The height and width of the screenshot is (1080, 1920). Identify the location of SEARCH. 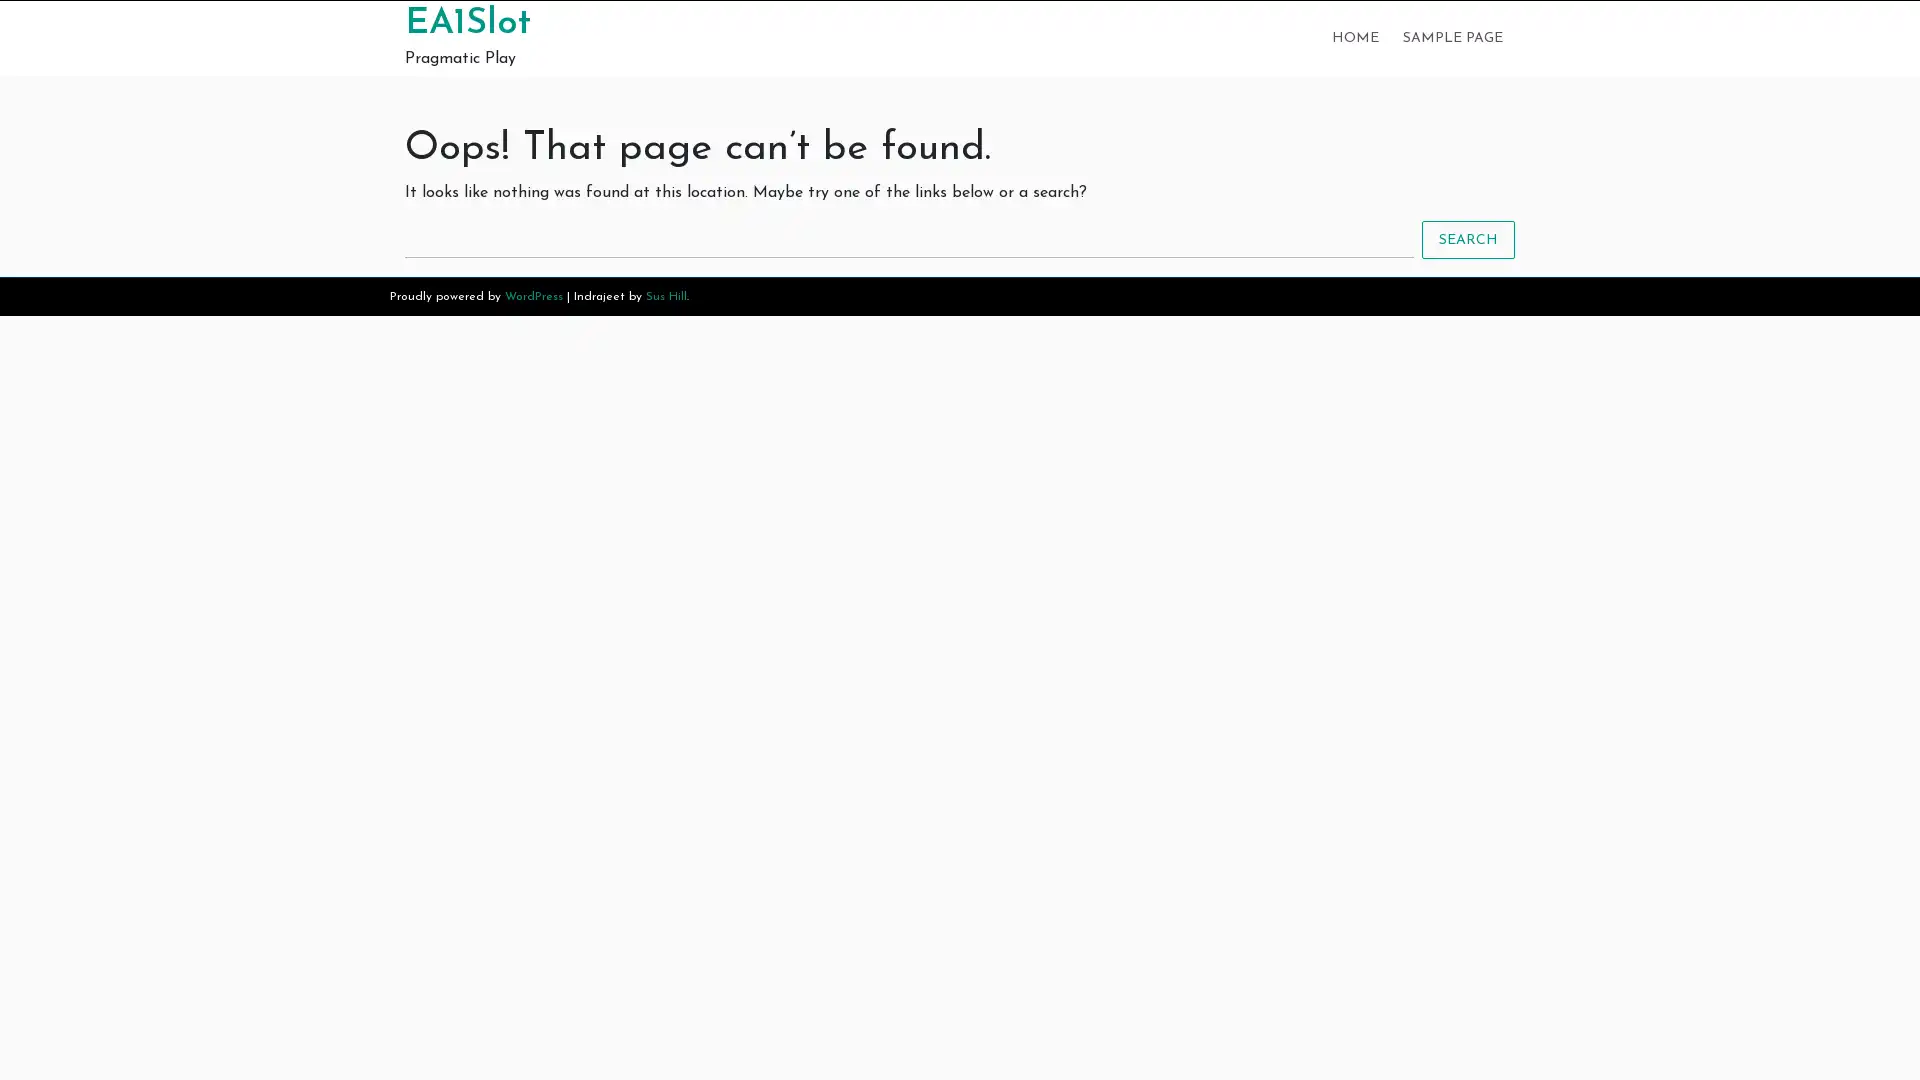
(1468, 238).